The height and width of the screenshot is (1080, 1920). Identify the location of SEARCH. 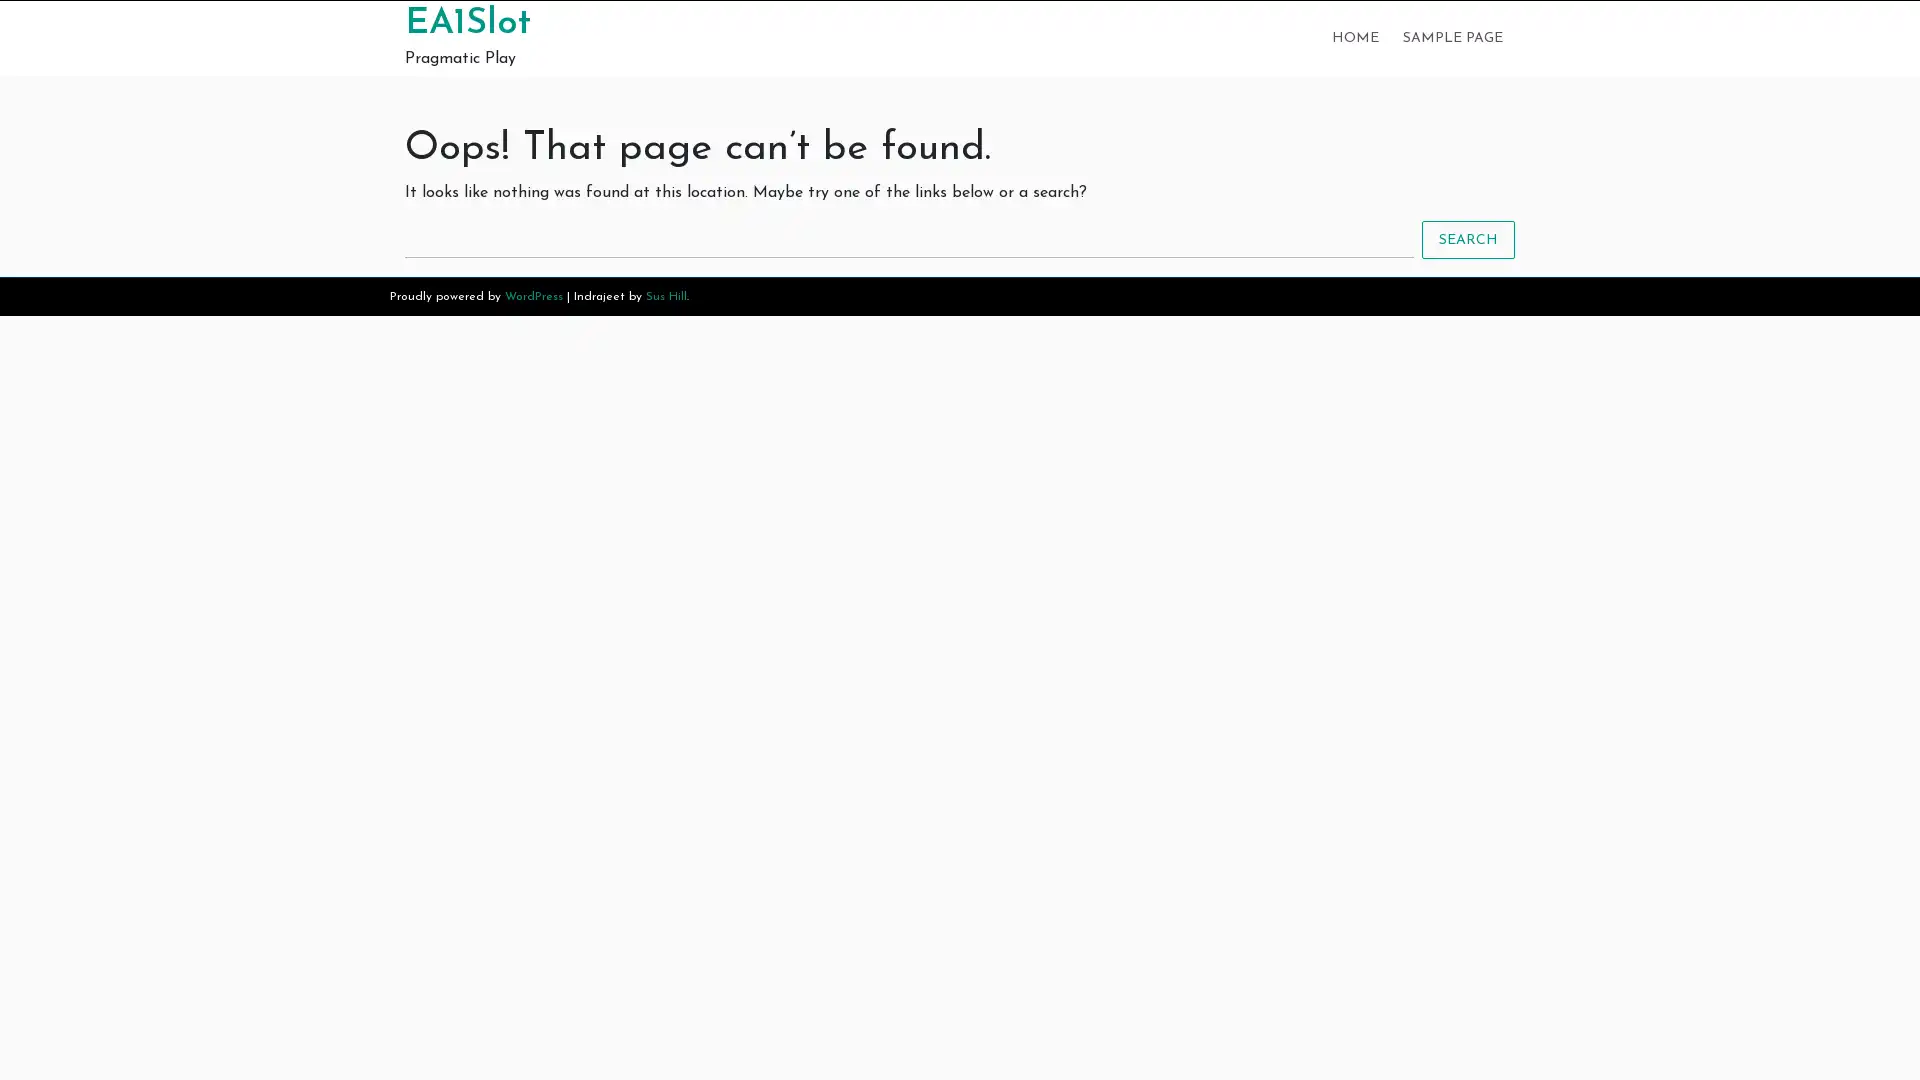
(1468, 238).